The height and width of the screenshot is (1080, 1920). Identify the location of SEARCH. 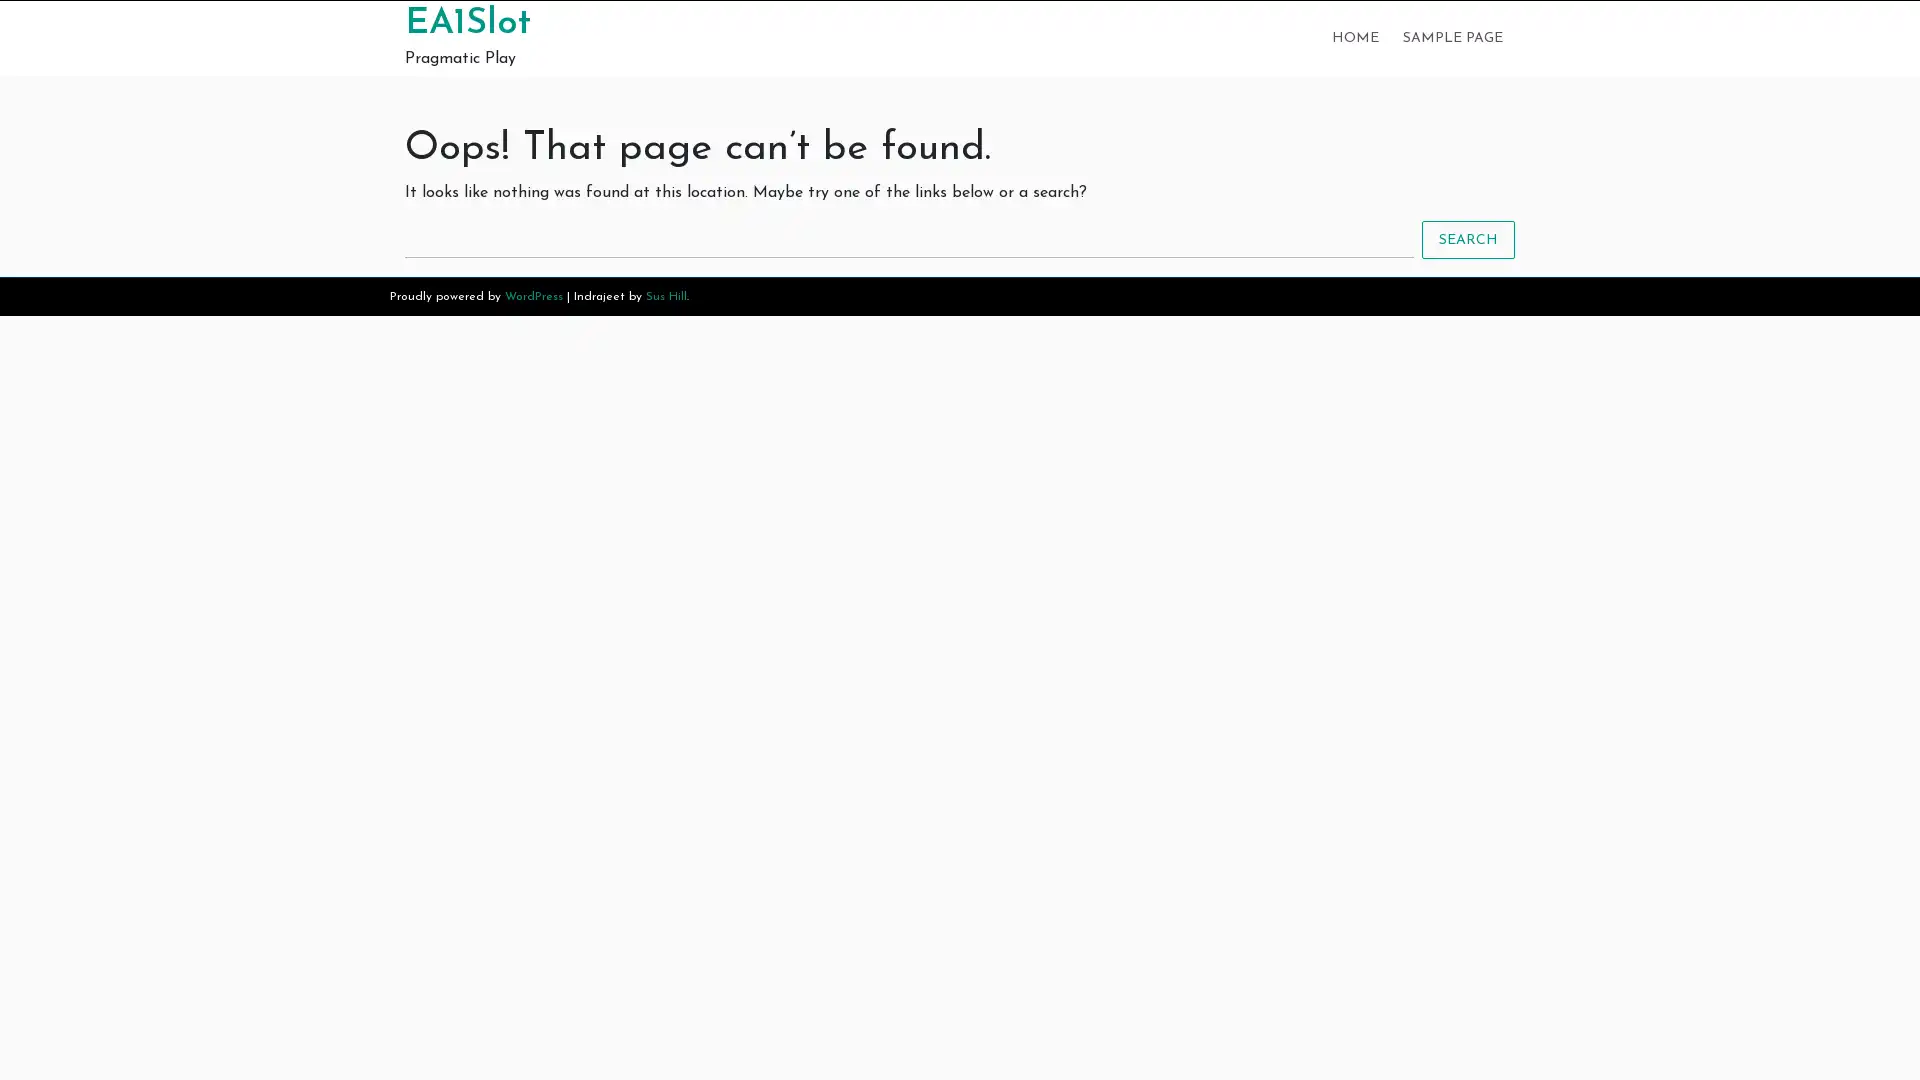
(1468, 238).